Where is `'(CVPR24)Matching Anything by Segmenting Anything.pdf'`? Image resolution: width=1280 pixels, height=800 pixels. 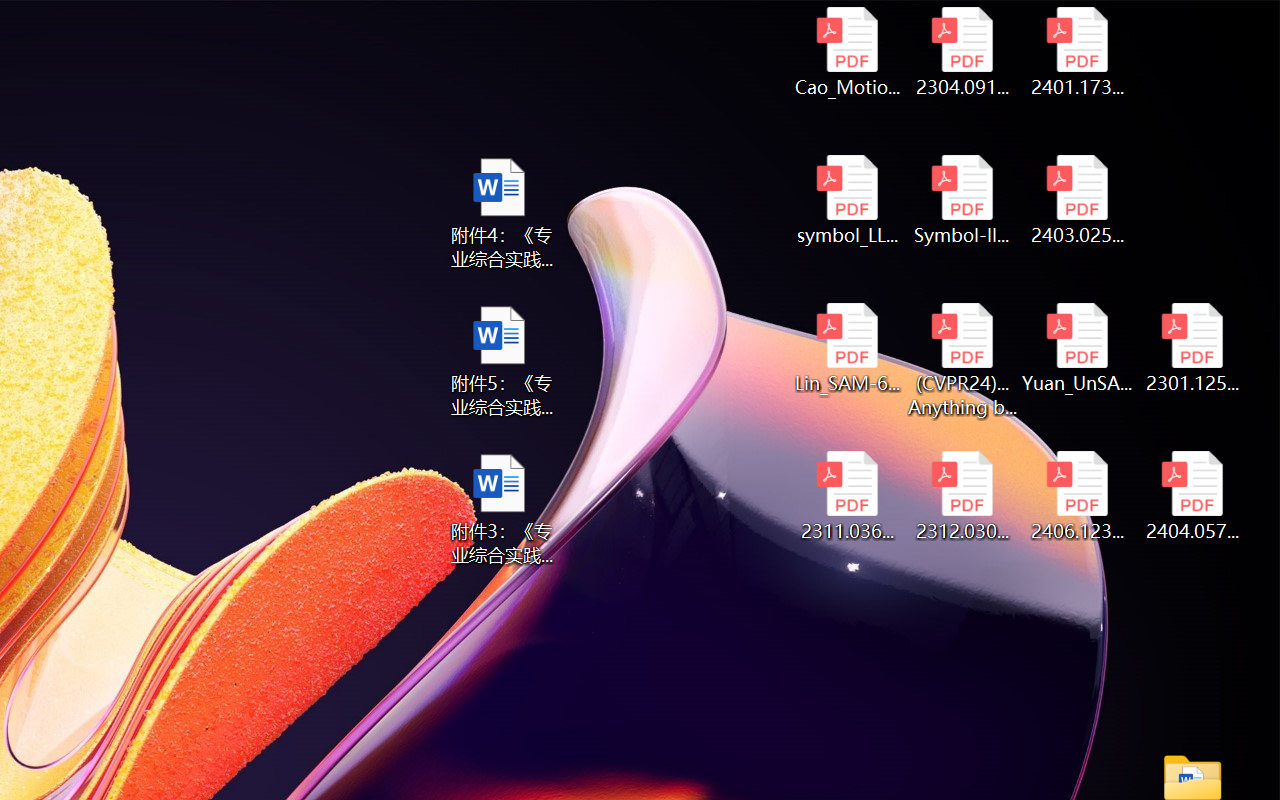
'(CVPR24)Matching Anything by Segmenting Anything.pdf' is located at coordinates (962, 360).